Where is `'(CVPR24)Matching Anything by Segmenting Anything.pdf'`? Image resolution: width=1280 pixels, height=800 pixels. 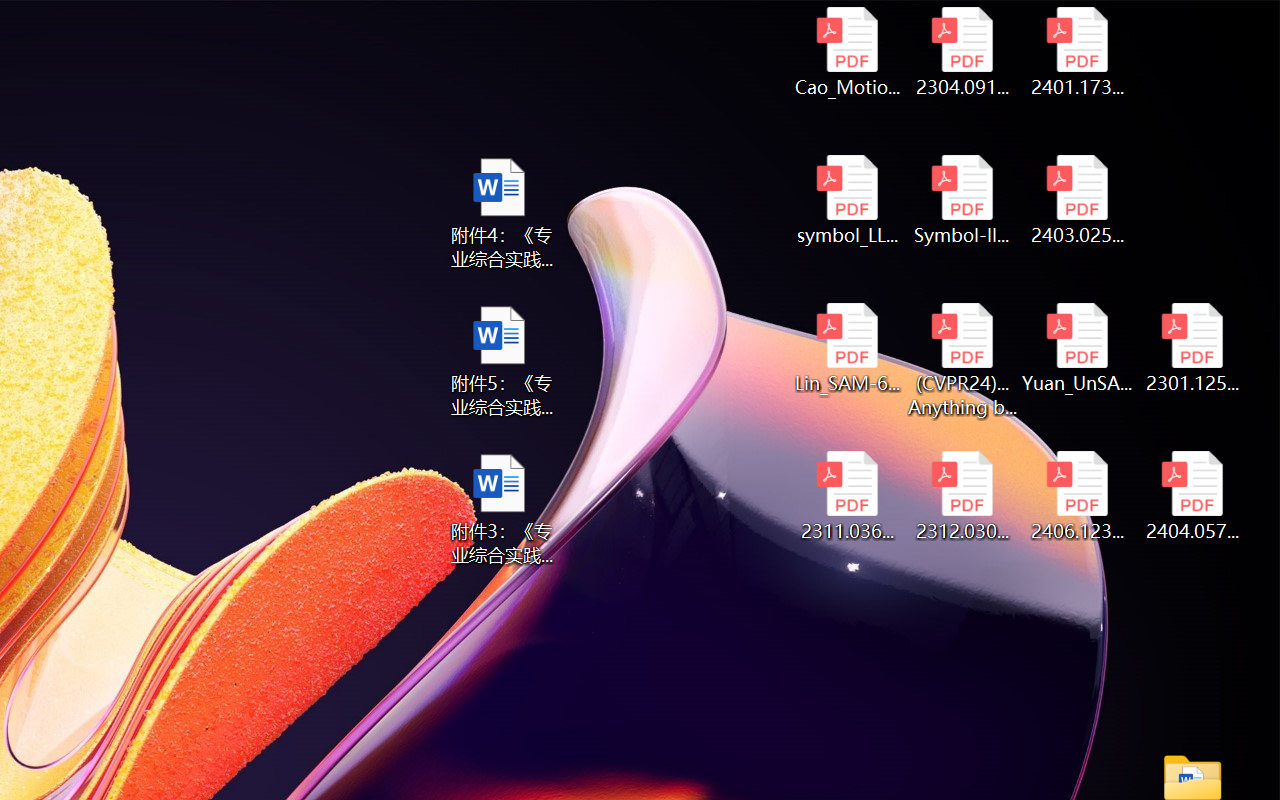
'(CVPR24)Matching Anything by Segmenting Anything.pdf' is located at coordinates (962, 360).